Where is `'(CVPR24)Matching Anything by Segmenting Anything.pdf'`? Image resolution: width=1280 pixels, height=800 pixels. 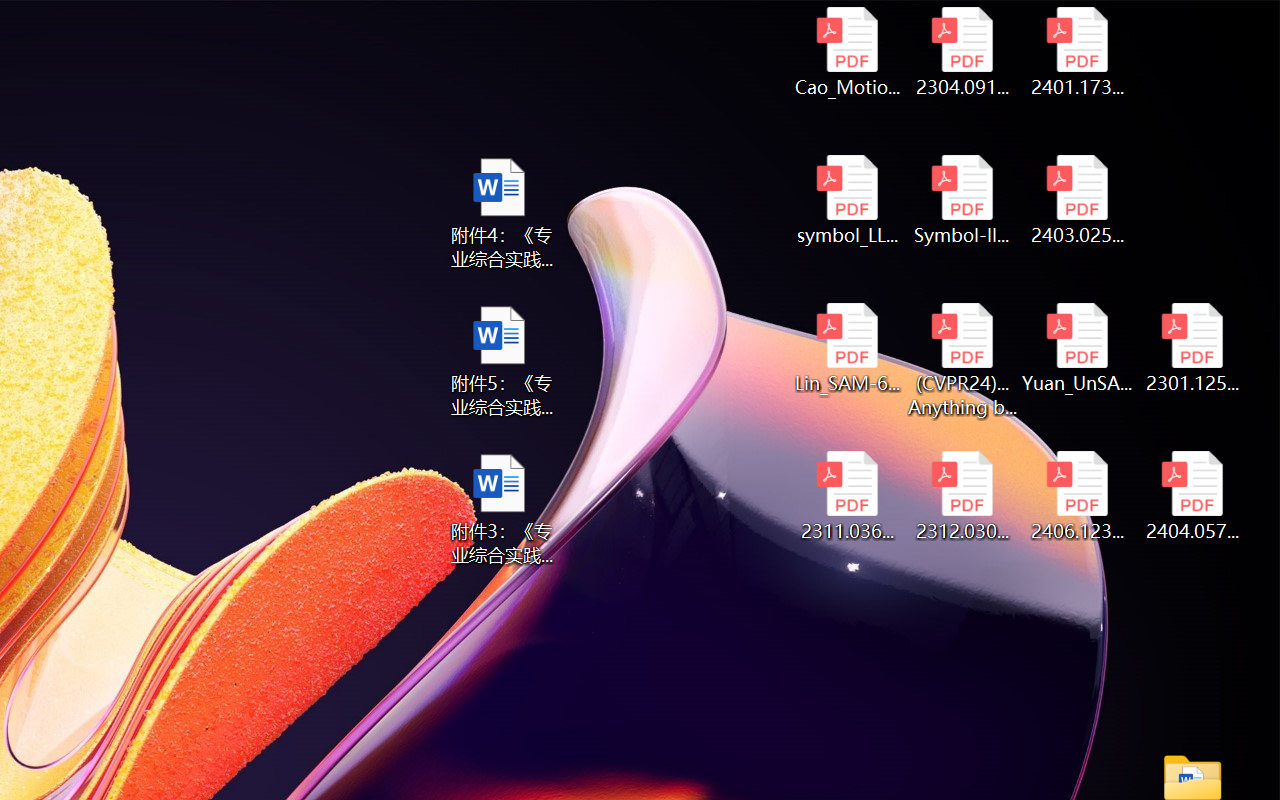
'(CVPR24)Matching Anything by Segmenting Anything.pdf' is located at coordinates (962, 360).